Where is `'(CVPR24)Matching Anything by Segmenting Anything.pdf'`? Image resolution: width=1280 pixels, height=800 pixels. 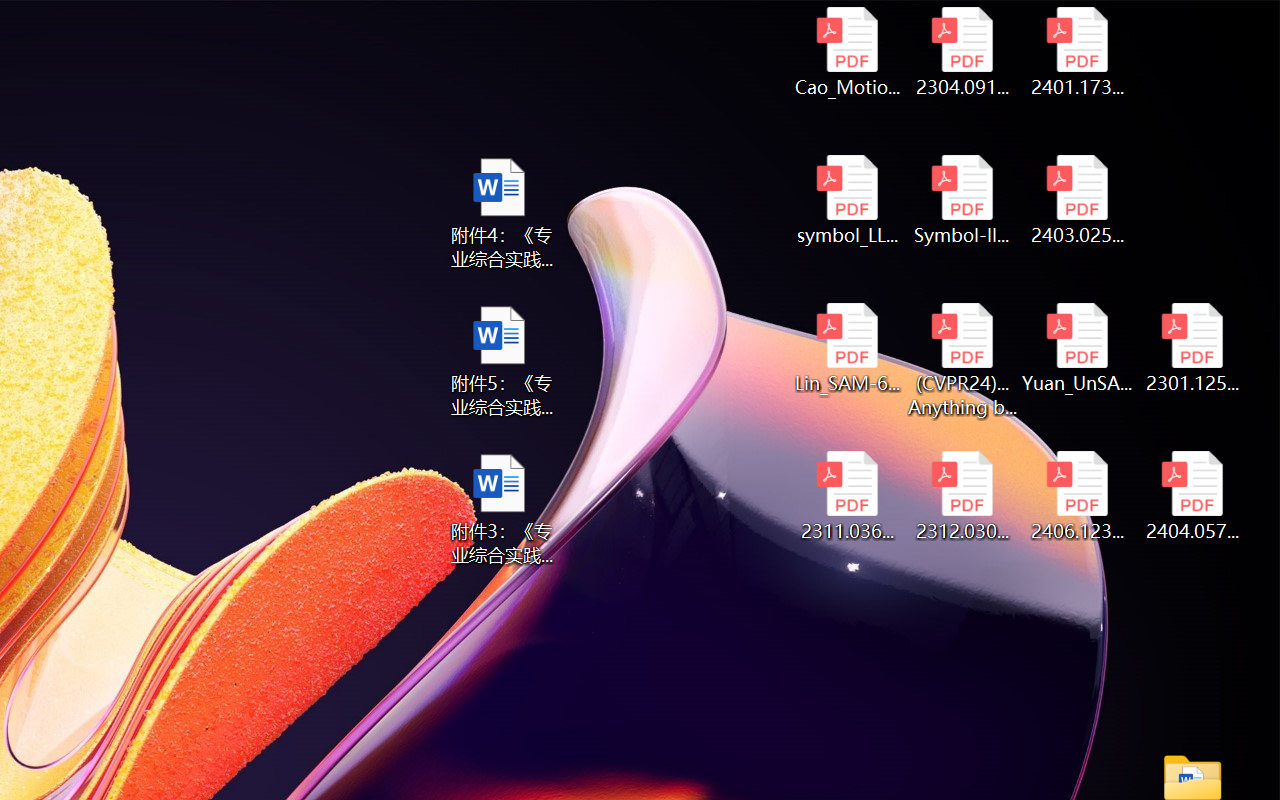
'(CVPR24)Matching Anything by Segmenting Anything.pdf' is located at coordinates (962, 360).